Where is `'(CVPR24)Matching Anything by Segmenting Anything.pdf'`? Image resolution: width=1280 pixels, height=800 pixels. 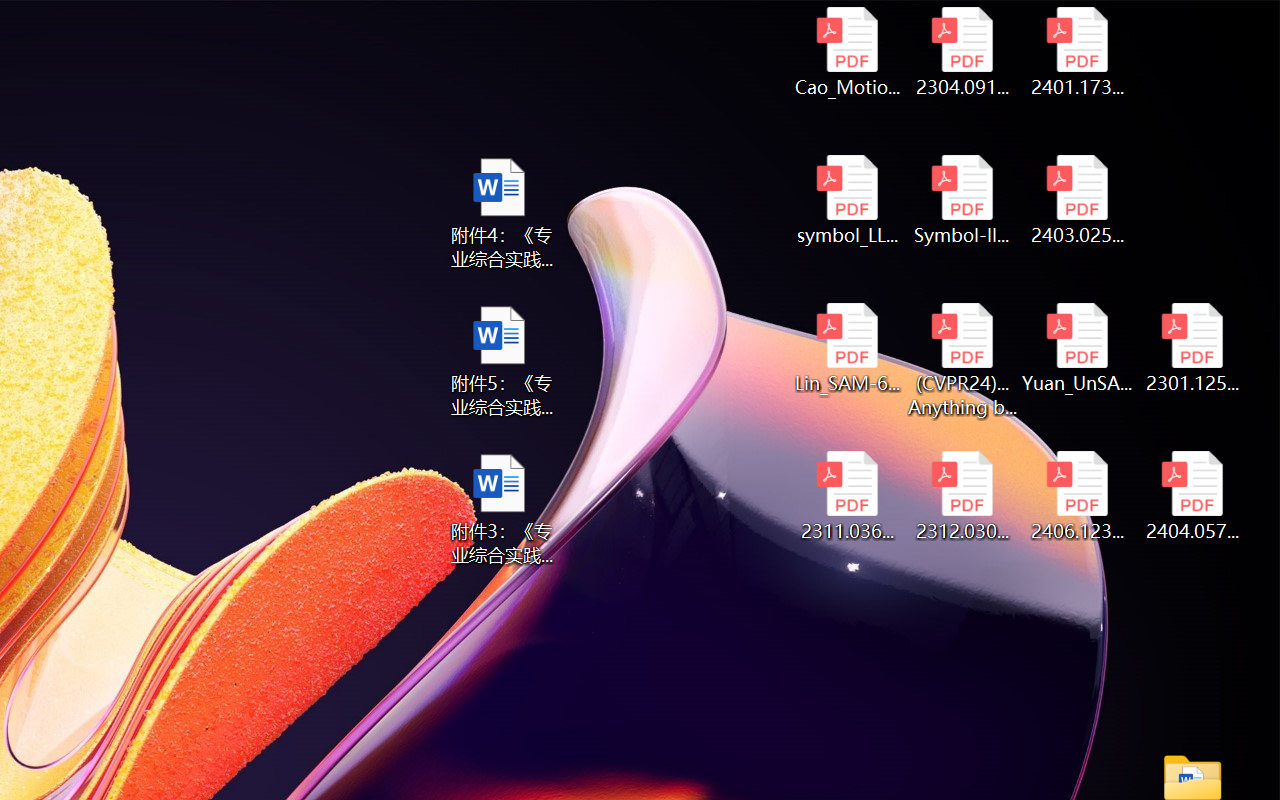
'(CVPR24)Matching Anything by Segmenting Anything.pdf' is located at coordinates (962, 360).